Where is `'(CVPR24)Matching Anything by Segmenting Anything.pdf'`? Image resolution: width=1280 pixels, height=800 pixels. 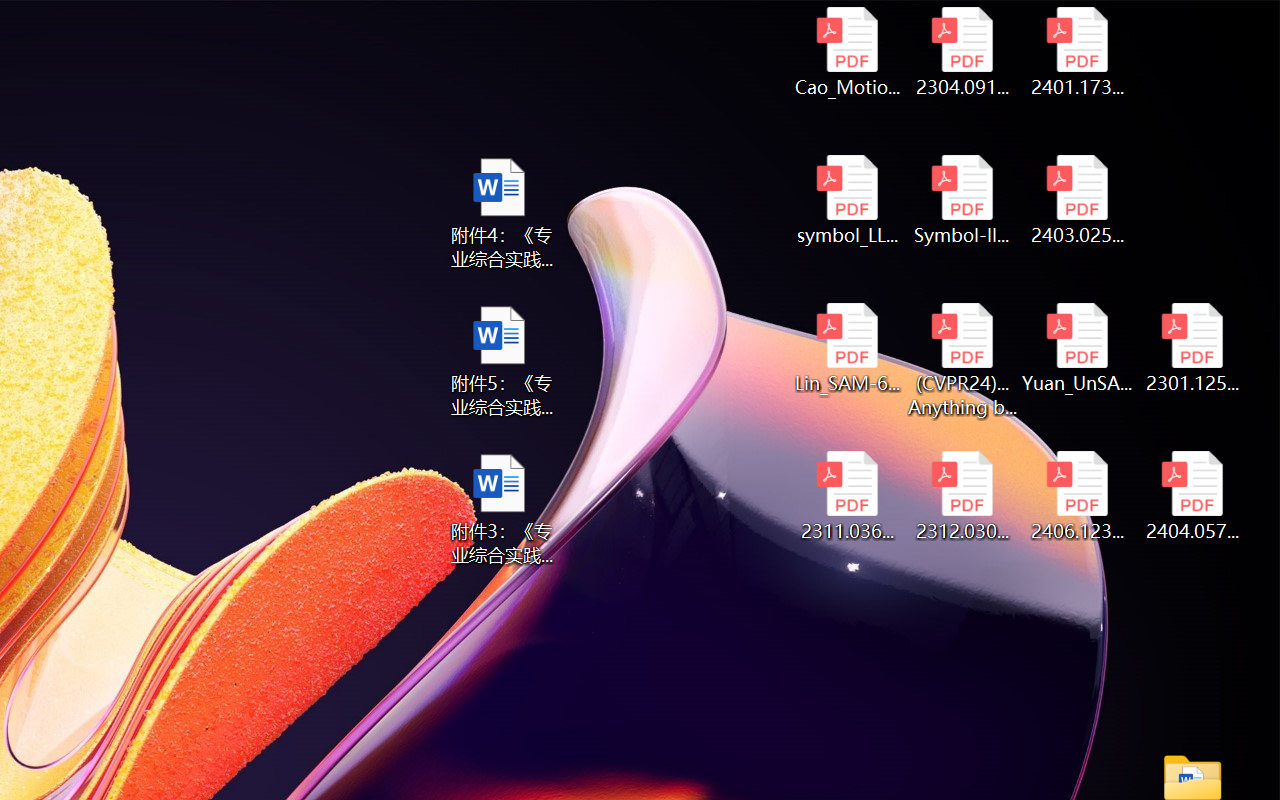
'(CVPR24)Matching Anything by Segmenting Anything.pdf' is located at coordinates (962, 360).